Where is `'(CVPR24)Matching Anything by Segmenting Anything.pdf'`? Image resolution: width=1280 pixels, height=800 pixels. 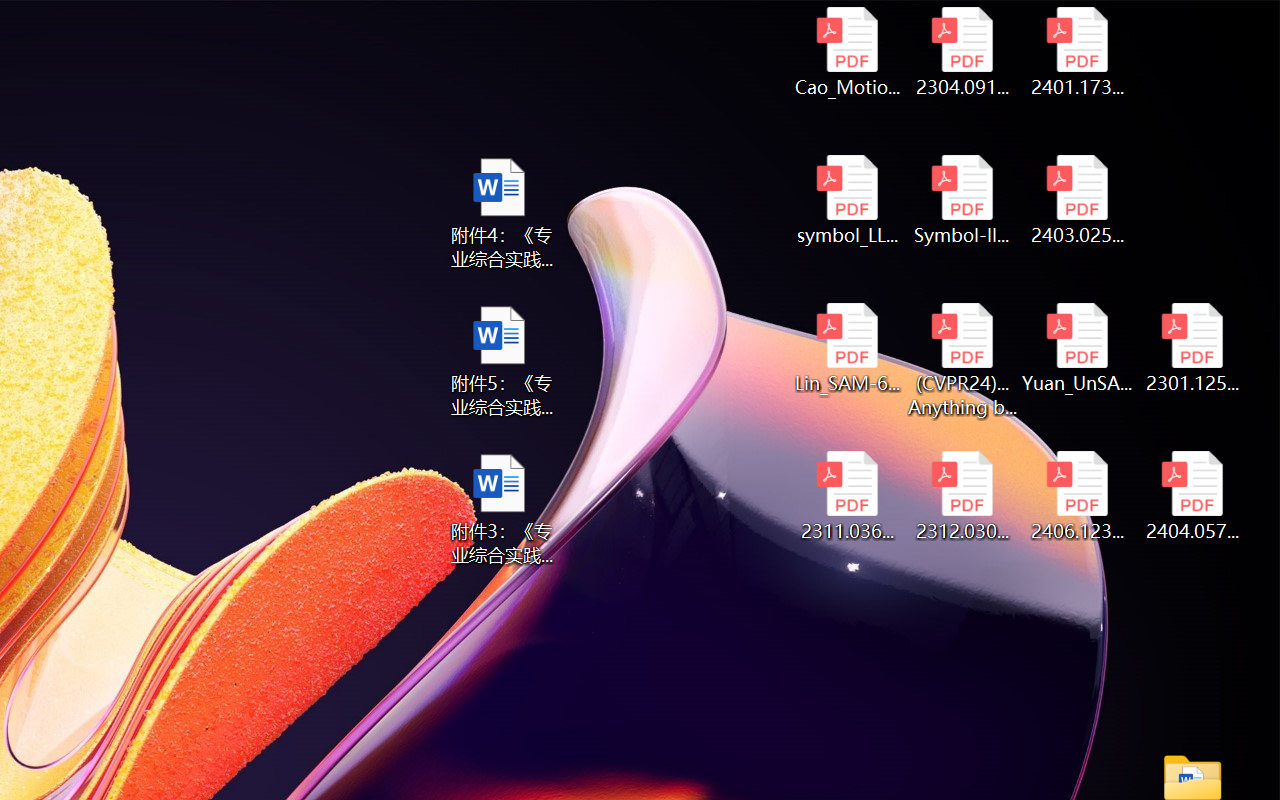
'(CVPR24)Matching Anything by Segmenting Anything.pdf' is located at coordinates (962, 360).